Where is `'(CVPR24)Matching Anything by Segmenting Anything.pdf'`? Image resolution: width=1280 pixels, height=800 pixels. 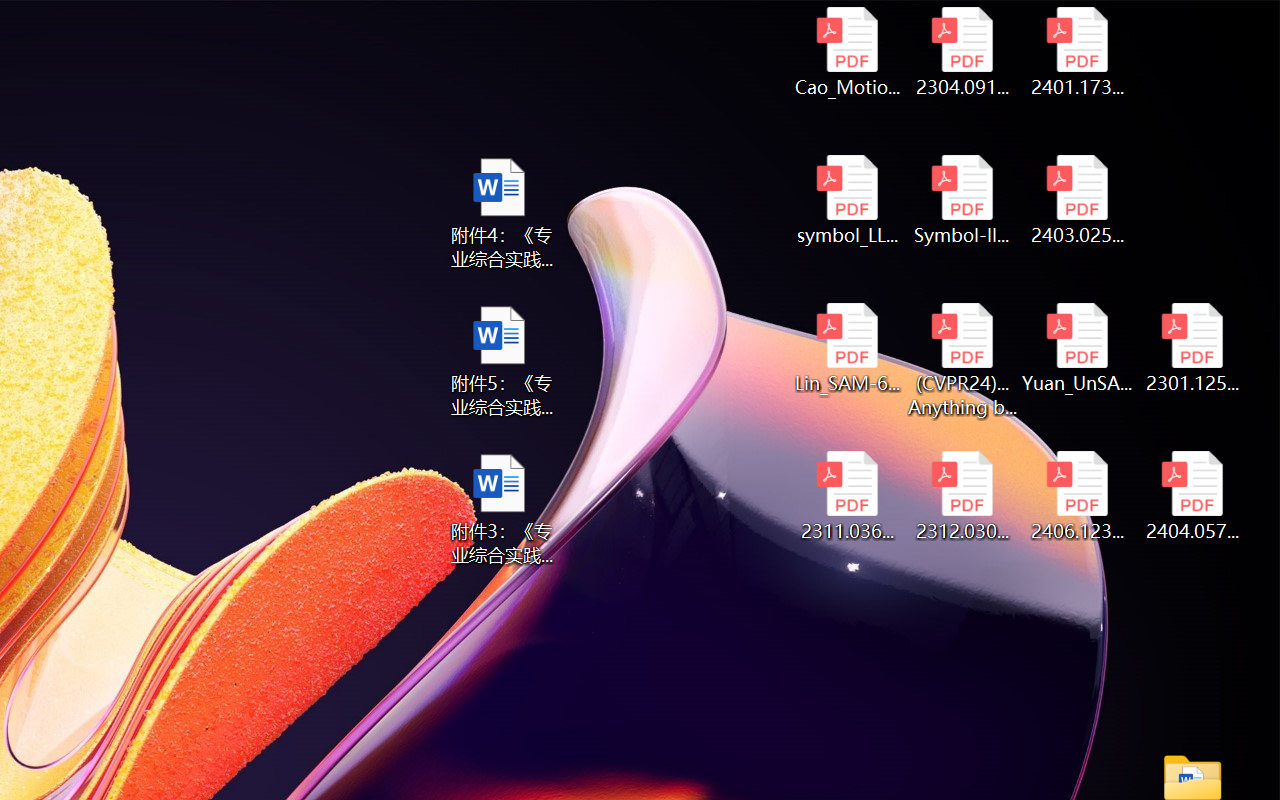
'(CVPR24)Matching Anything by Segmenting Anything.pdf' is located at coordinates (962, 360).